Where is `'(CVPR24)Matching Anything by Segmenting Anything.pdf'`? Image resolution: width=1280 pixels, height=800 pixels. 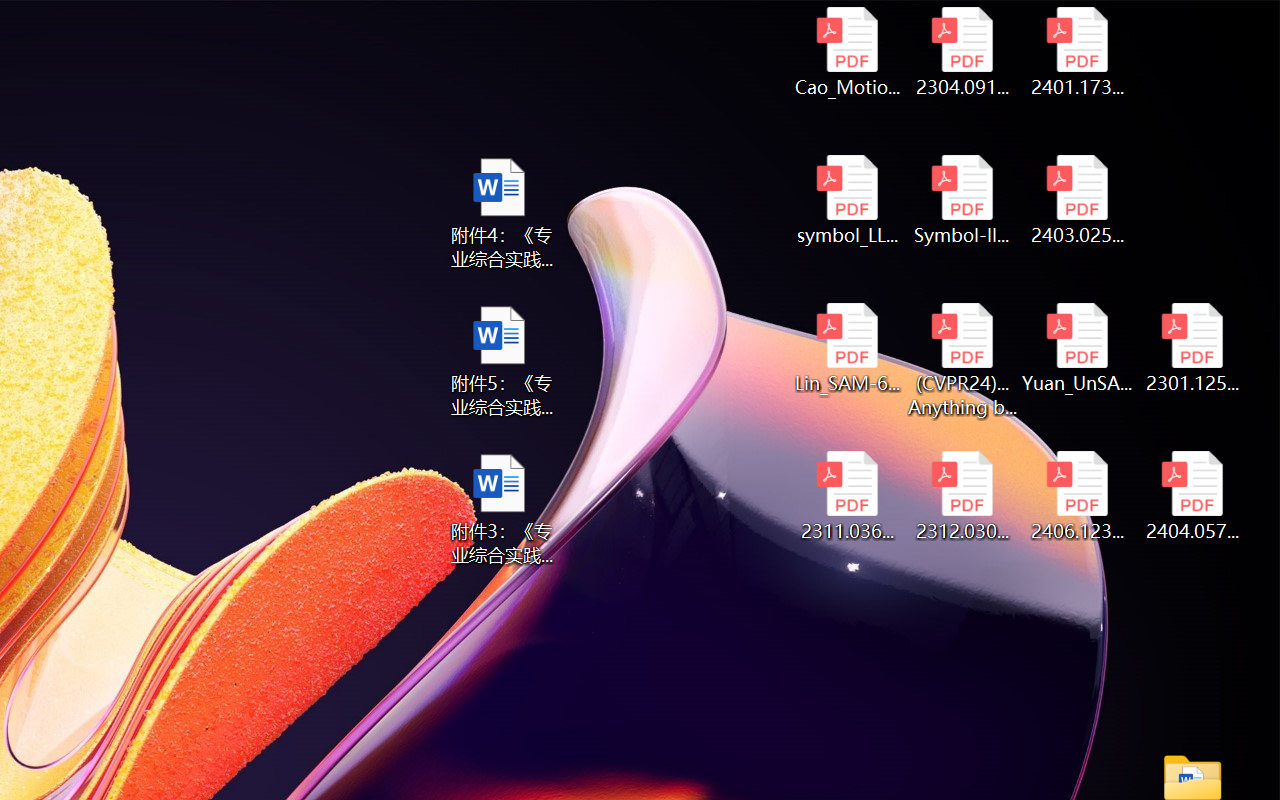
'(CVPR24)Matching Anything by Segmenting Anything.pdf' is located at coordinates (962, 360).